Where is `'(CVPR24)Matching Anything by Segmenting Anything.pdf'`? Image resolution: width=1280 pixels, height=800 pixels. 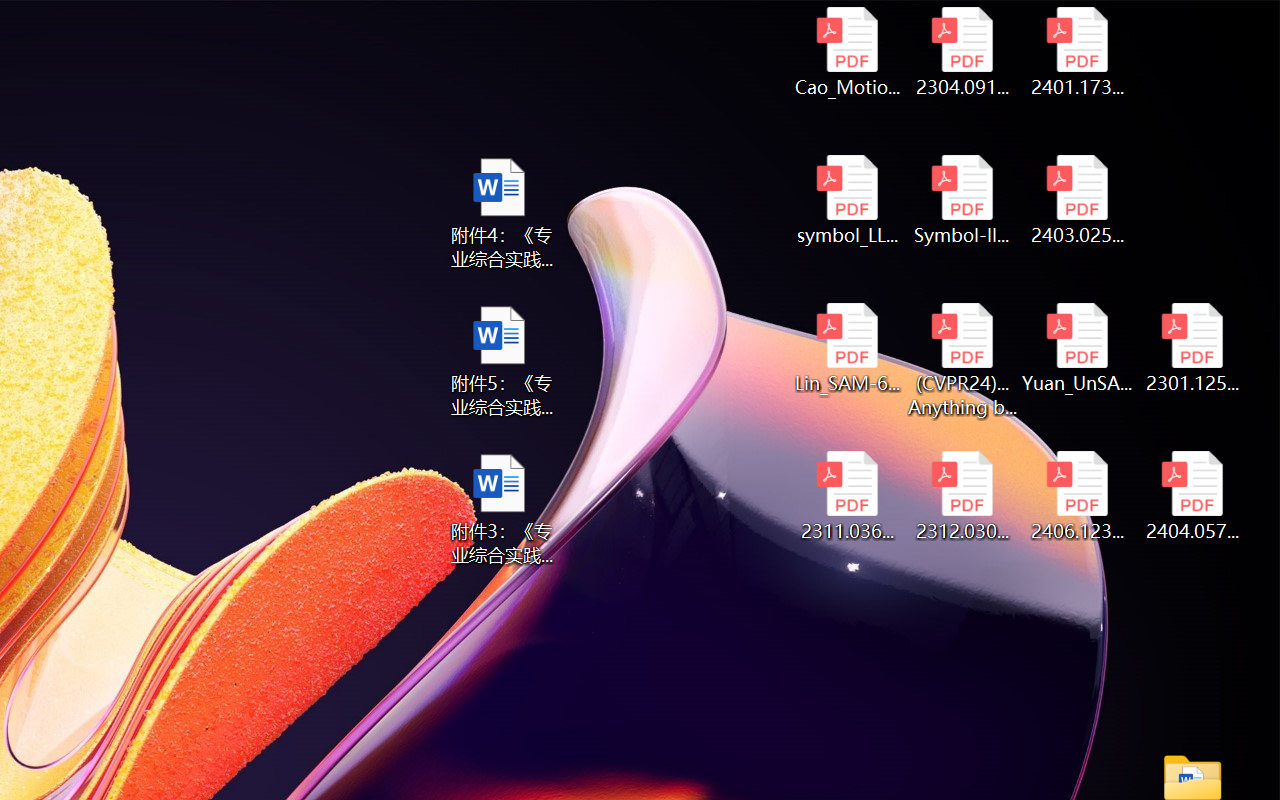
'(CVPR24)Matching Anything by Segmenting Anything.pdf' is located at coordinates (962, 360).